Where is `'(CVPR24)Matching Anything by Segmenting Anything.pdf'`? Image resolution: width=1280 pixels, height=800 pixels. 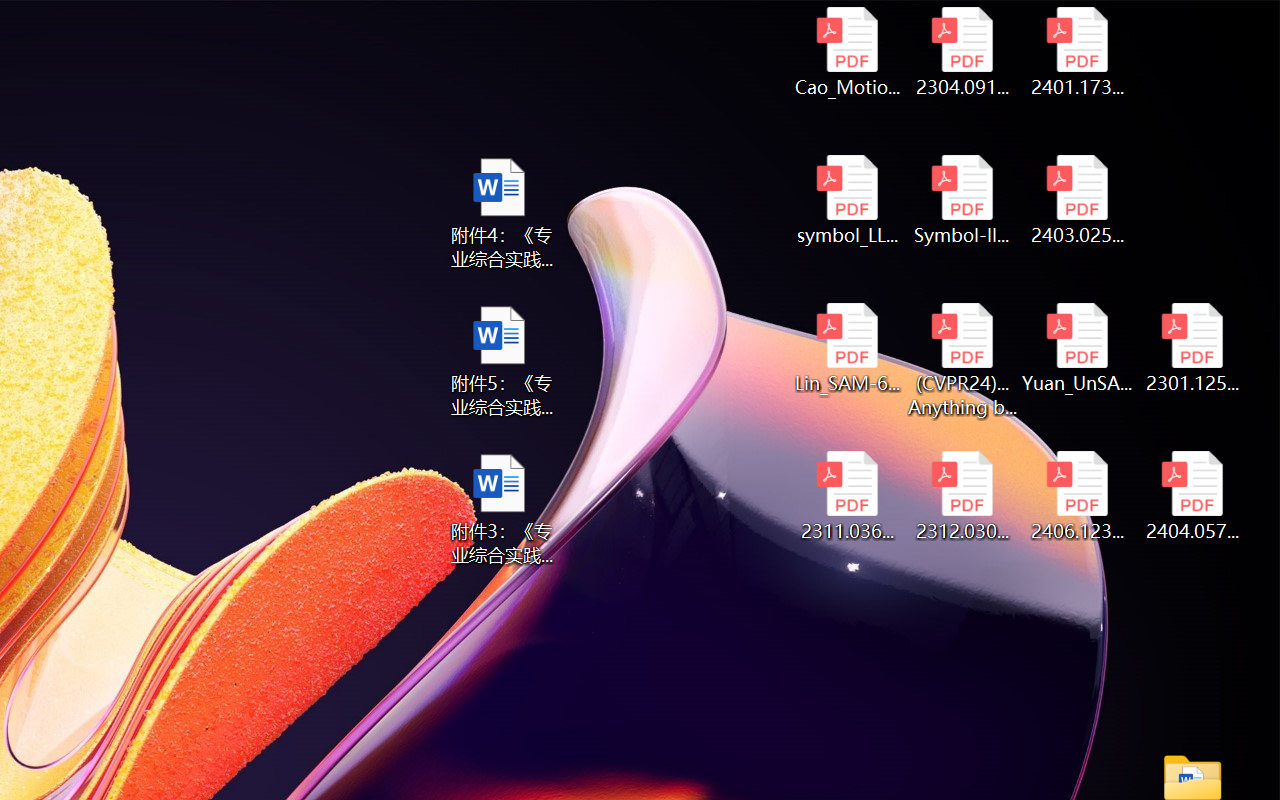
'(CVPR24)Matching Anything by Segmenting Anything.pdf' is located at coordinates (962, 360).